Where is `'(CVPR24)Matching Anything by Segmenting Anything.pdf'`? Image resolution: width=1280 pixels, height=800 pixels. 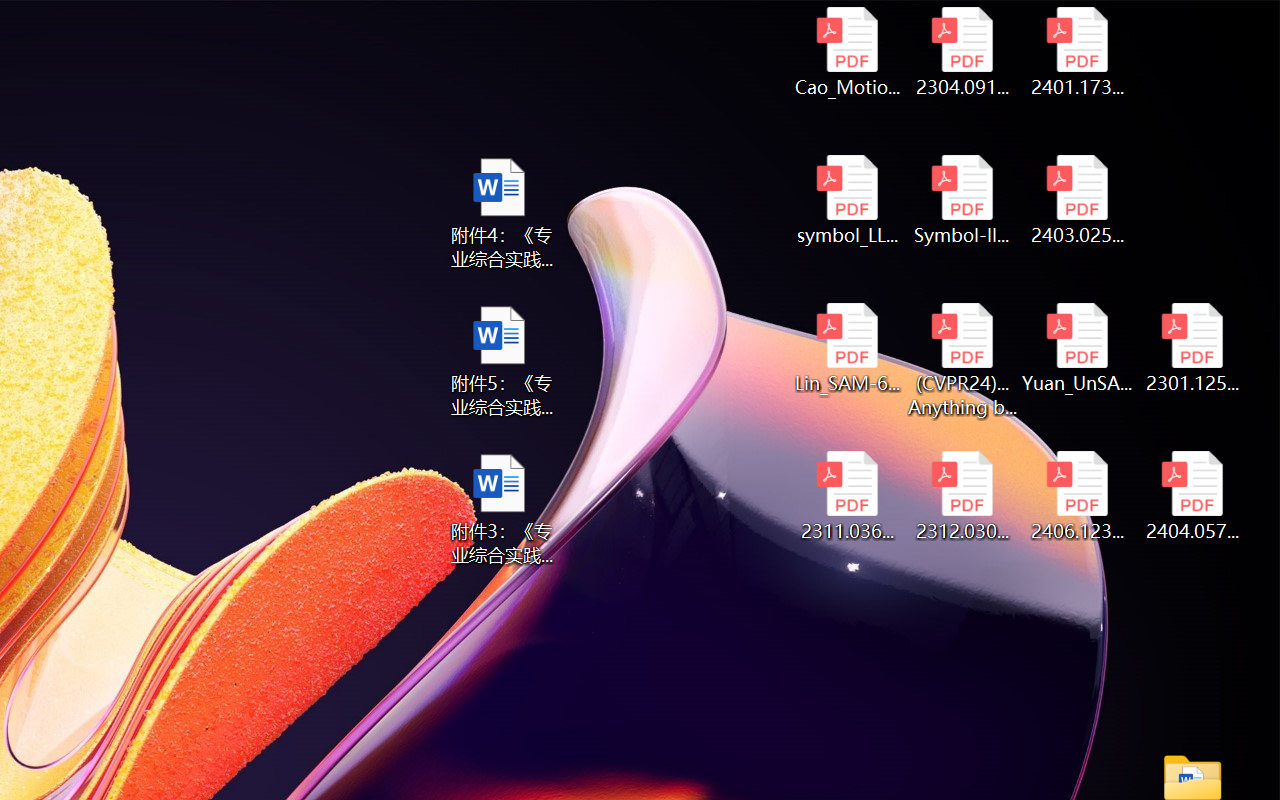
'(CVPR24)Matching Anything by Segmenting Anything.pdf' is located at coordinates (962, 360).